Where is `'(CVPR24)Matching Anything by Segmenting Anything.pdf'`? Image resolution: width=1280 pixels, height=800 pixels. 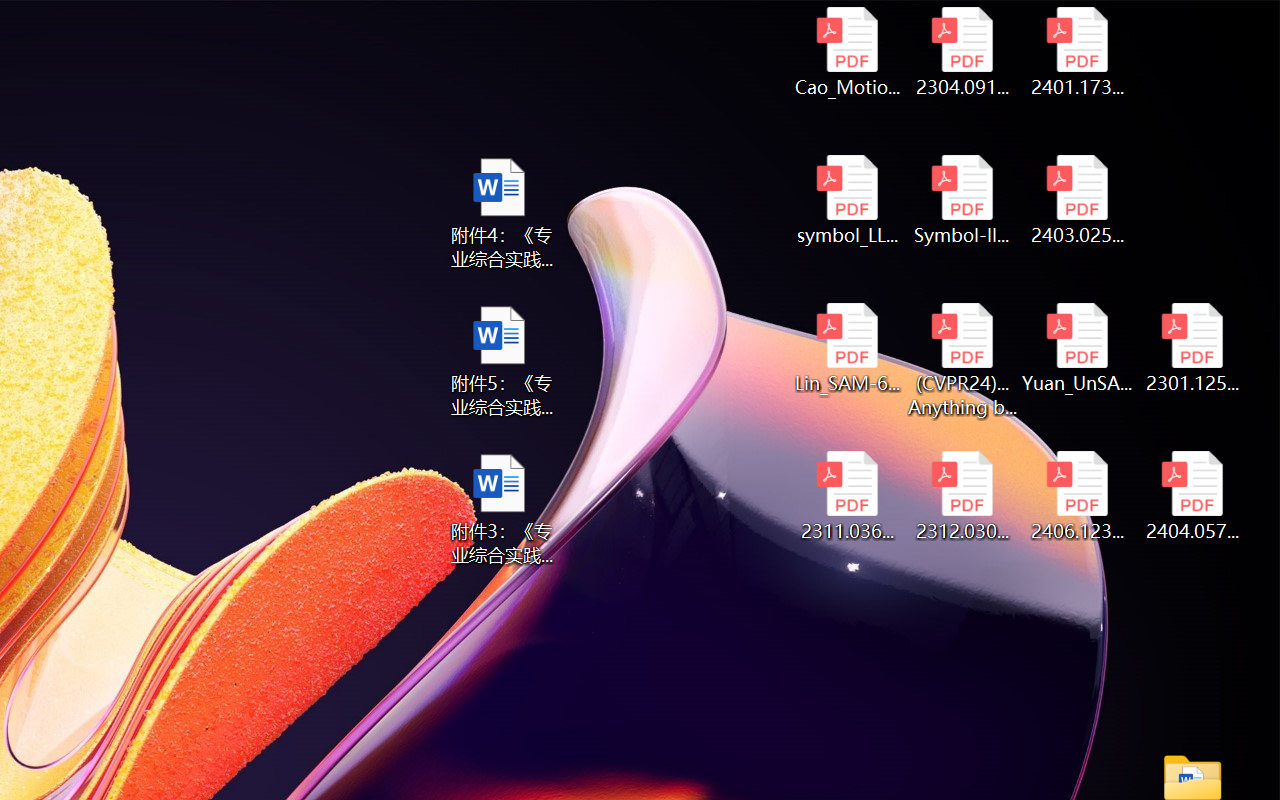
'(CVPR24)Matching Anything by Segmenting Anything.pdf' is located at coordinates (962, 360).